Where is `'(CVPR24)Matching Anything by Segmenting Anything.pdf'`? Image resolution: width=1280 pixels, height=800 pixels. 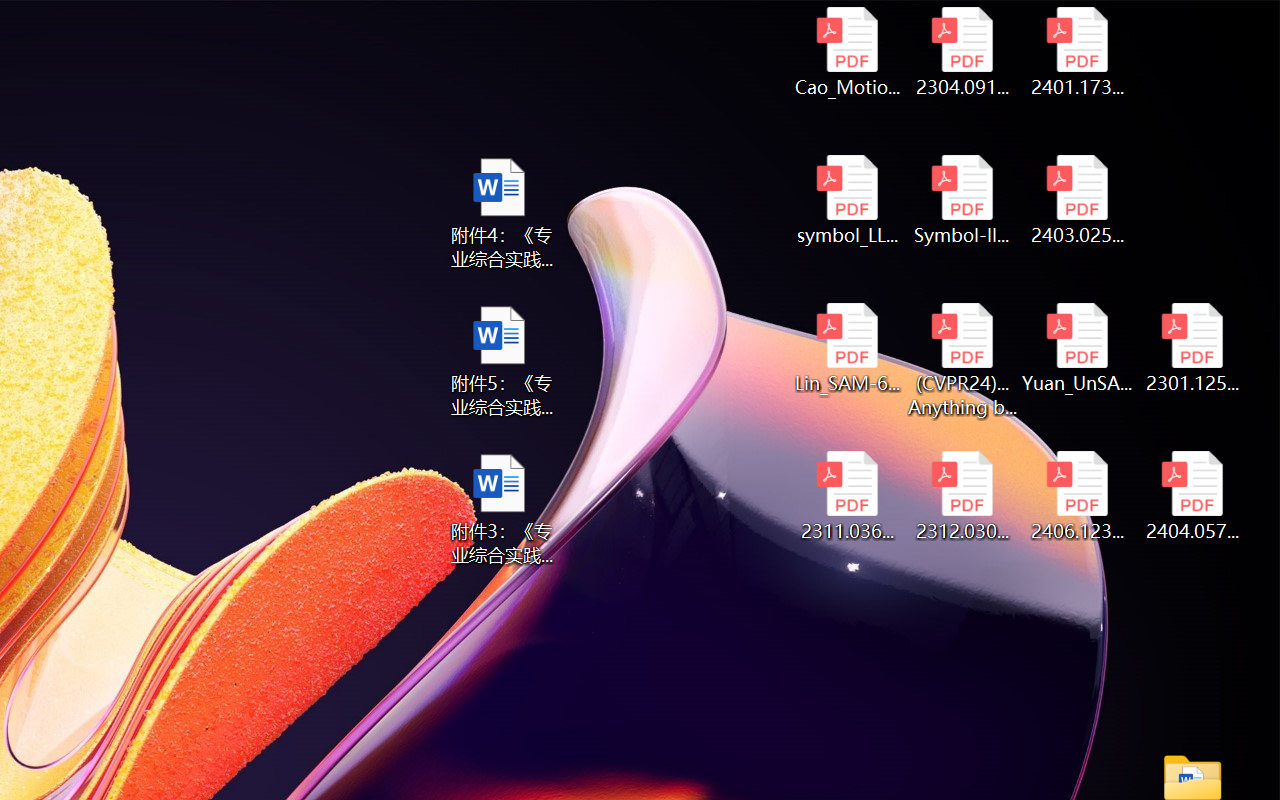
'(CVPR24)Matching Anything by Segmenting Anything.pdf' is located at coordinates (962, 360).